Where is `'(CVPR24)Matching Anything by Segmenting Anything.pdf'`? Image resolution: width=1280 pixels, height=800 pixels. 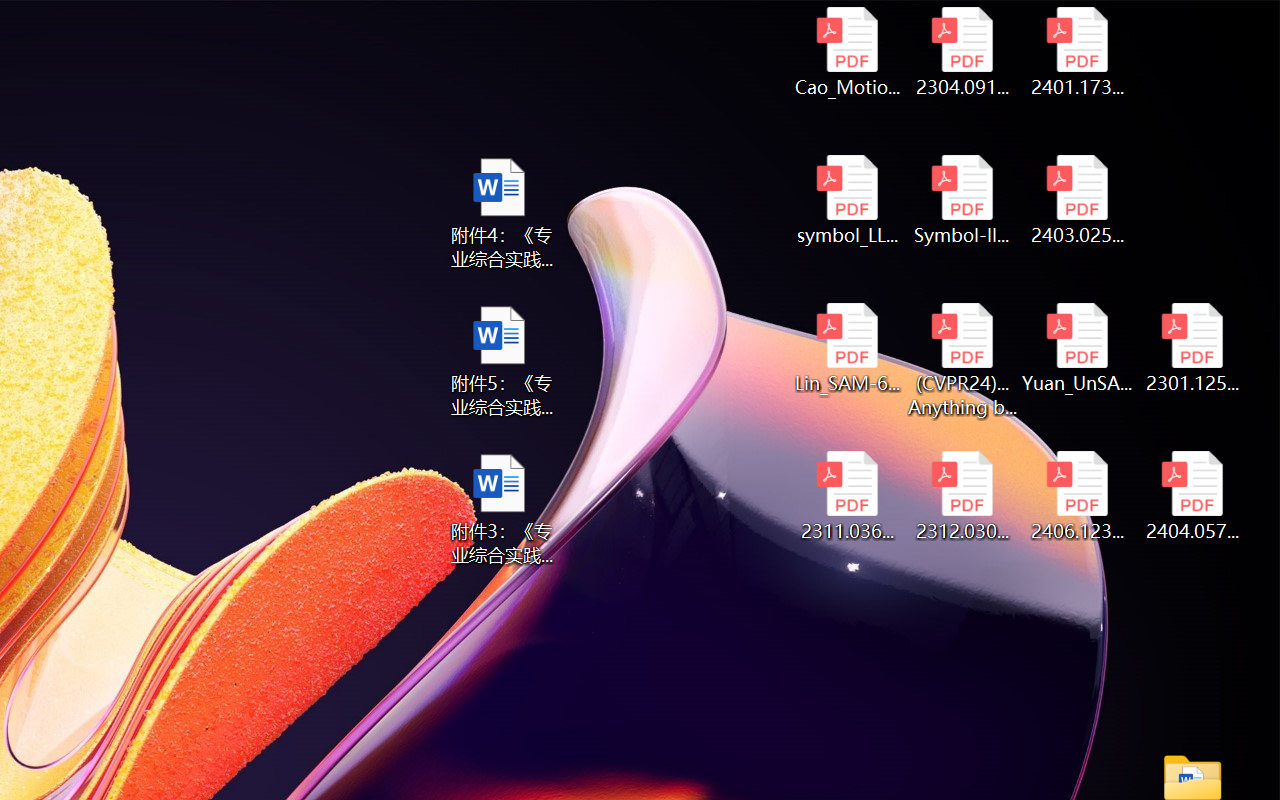
'(CVPR24)Matching Anything by Segmenting Anything.pdf' is located at coordinates (962, 360).